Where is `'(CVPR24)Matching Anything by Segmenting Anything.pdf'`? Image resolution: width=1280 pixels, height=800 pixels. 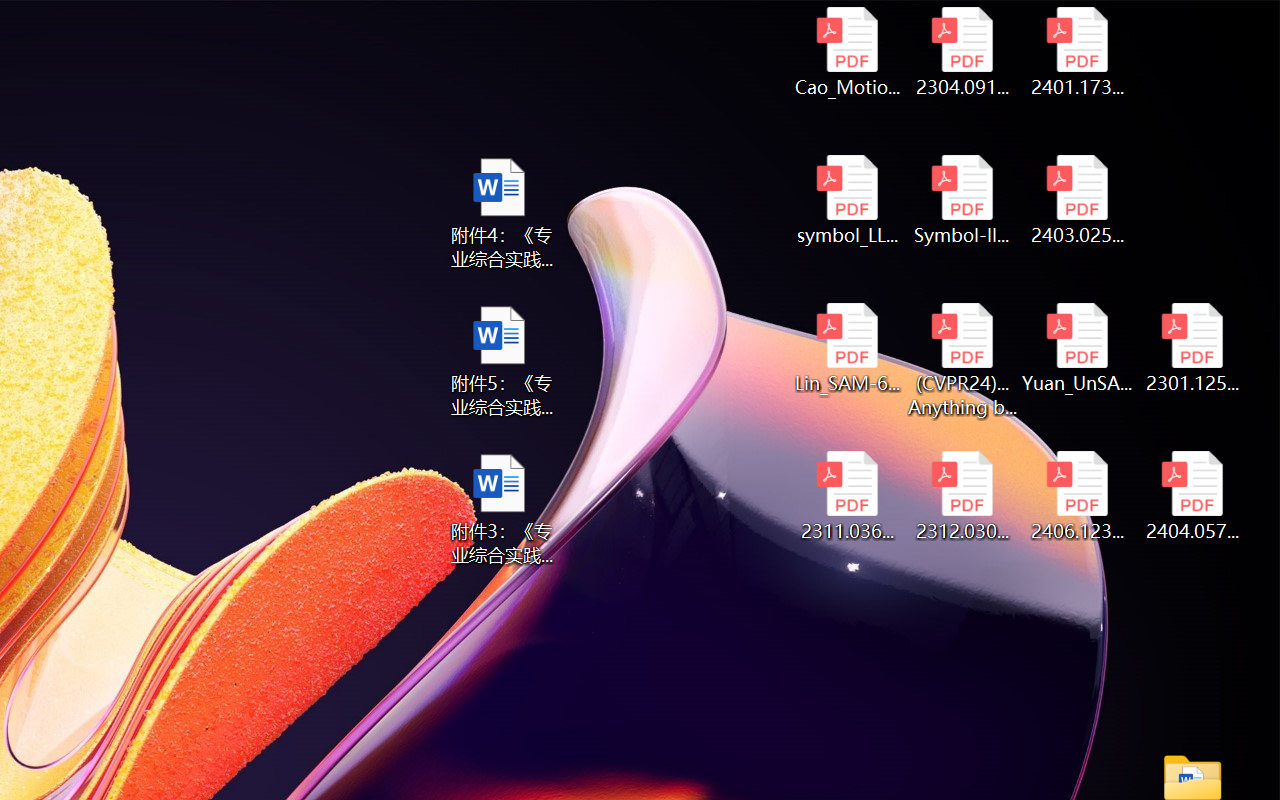
'(CVPR24)Matching Anything by Segmenting Anything.pdf' is located at coordinates (962, 360).